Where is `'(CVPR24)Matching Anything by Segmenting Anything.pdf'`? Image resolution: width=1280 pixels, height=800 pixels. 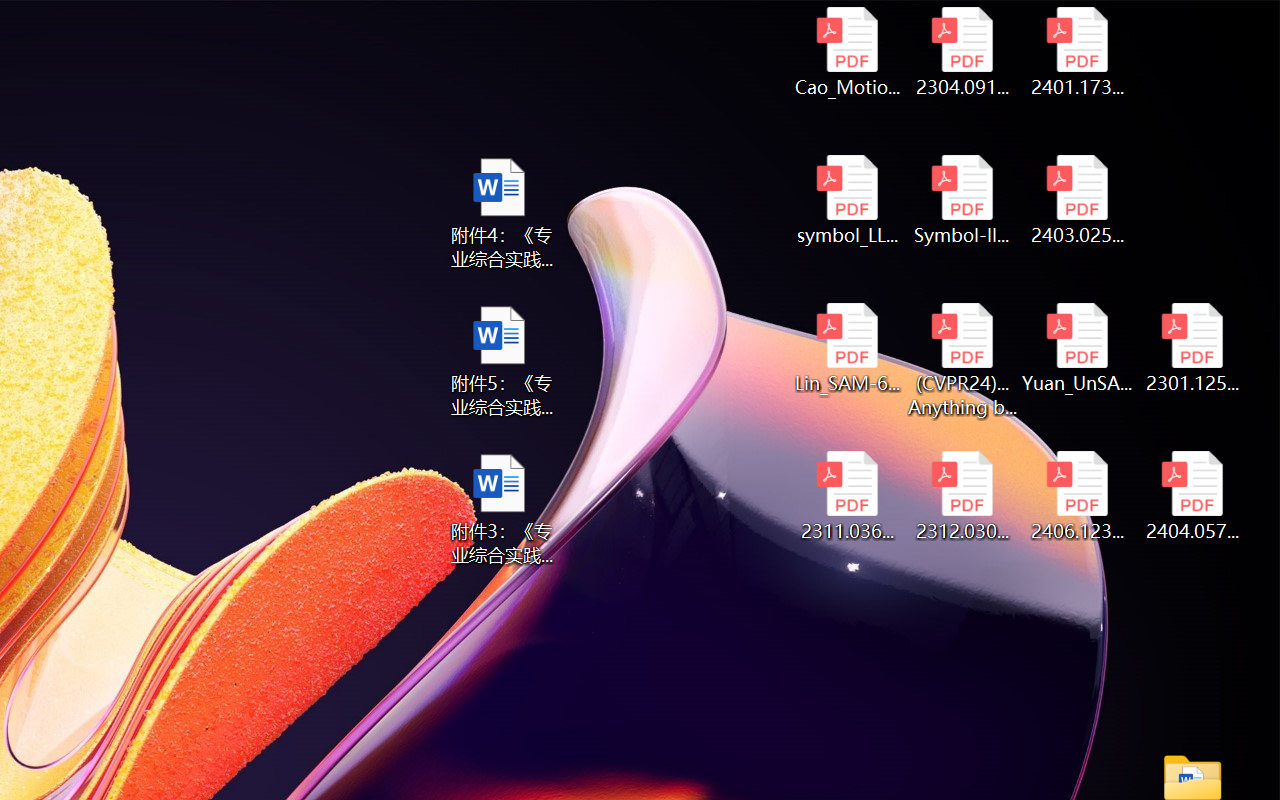
'(CVPR24)Matching Anything by Segmenting Anything.pdf' is located at coordinates (962, 360).